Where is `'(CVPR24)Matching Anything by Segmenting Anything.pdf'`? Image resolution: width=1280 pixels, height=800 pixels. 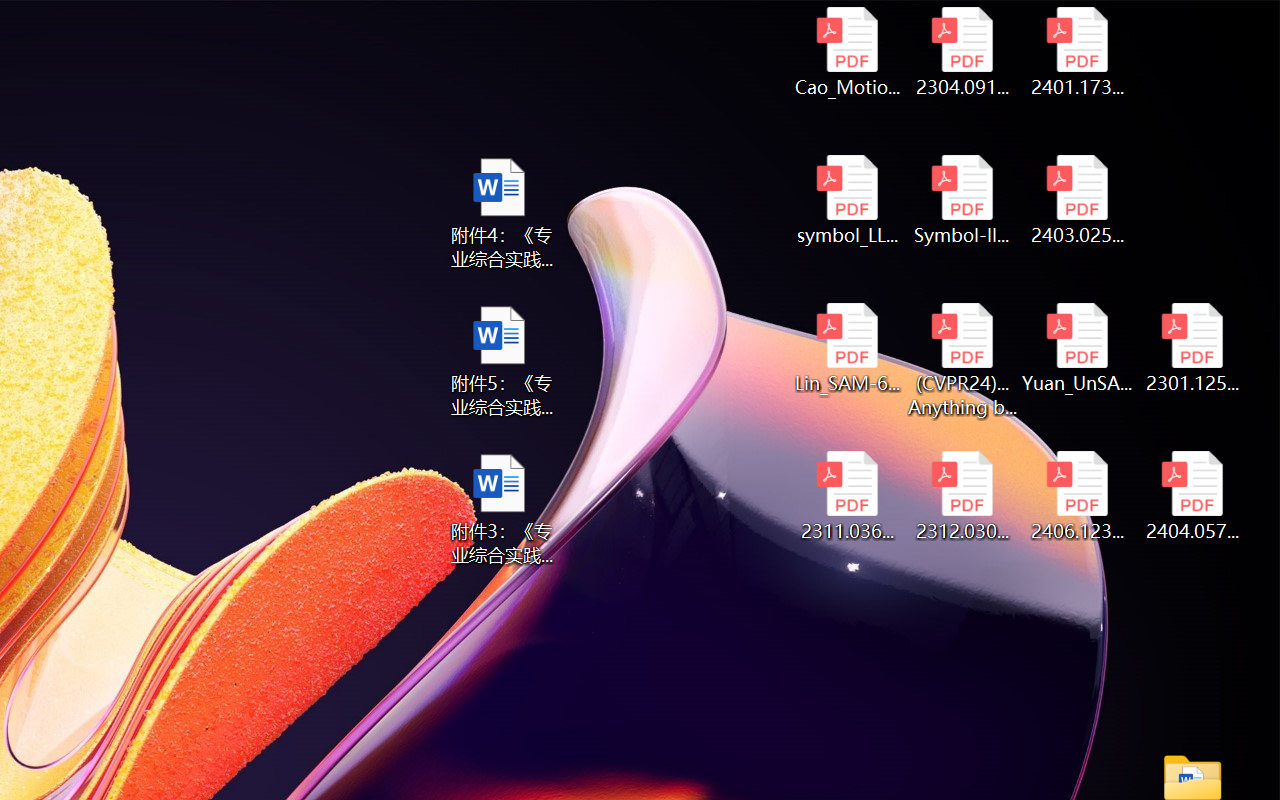
'(CVPR24)Matching Anything by Segmenting Anything.pdf' is located at coordinates (962, 360).